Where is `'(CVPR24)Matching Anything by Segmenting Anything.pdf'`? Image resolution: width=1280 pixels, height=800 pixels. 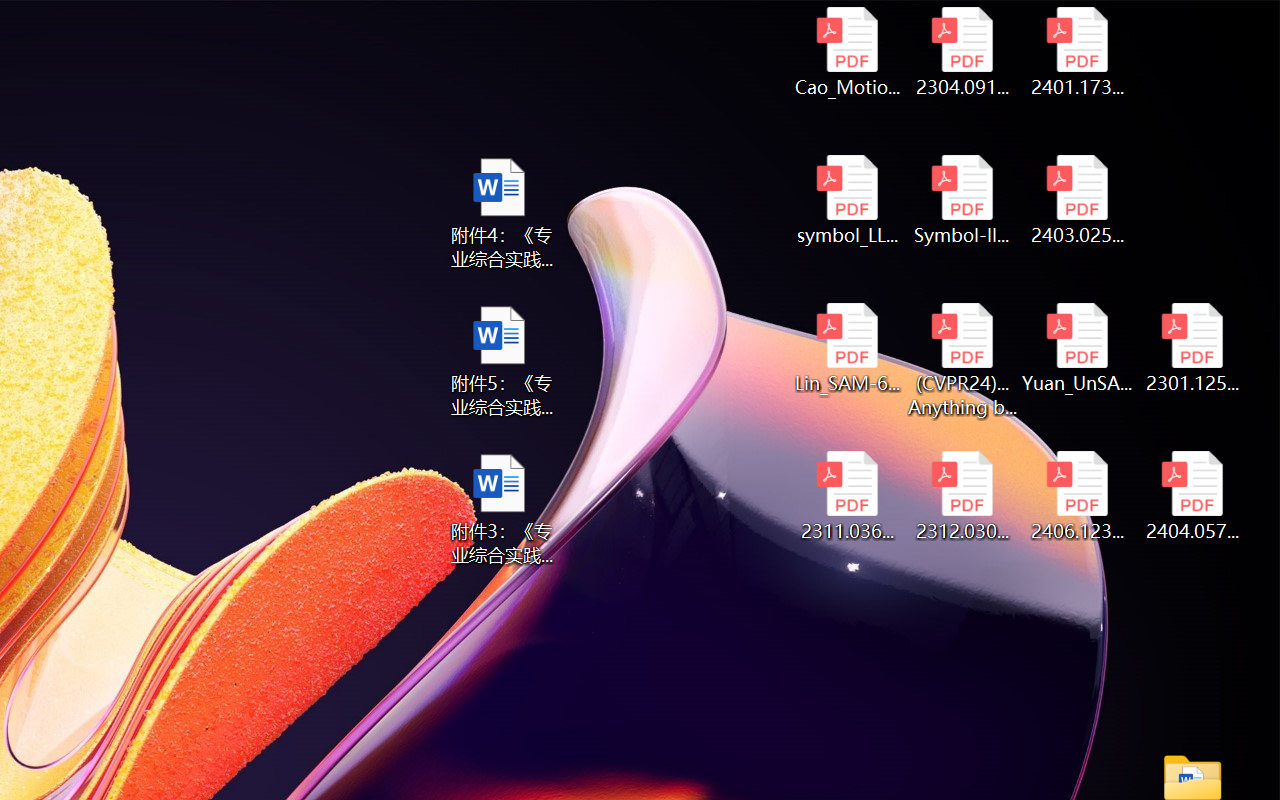
'(CVPR24)Matching Anything by Segmenting Anything.pdf' is located at coordinates (962, 360).